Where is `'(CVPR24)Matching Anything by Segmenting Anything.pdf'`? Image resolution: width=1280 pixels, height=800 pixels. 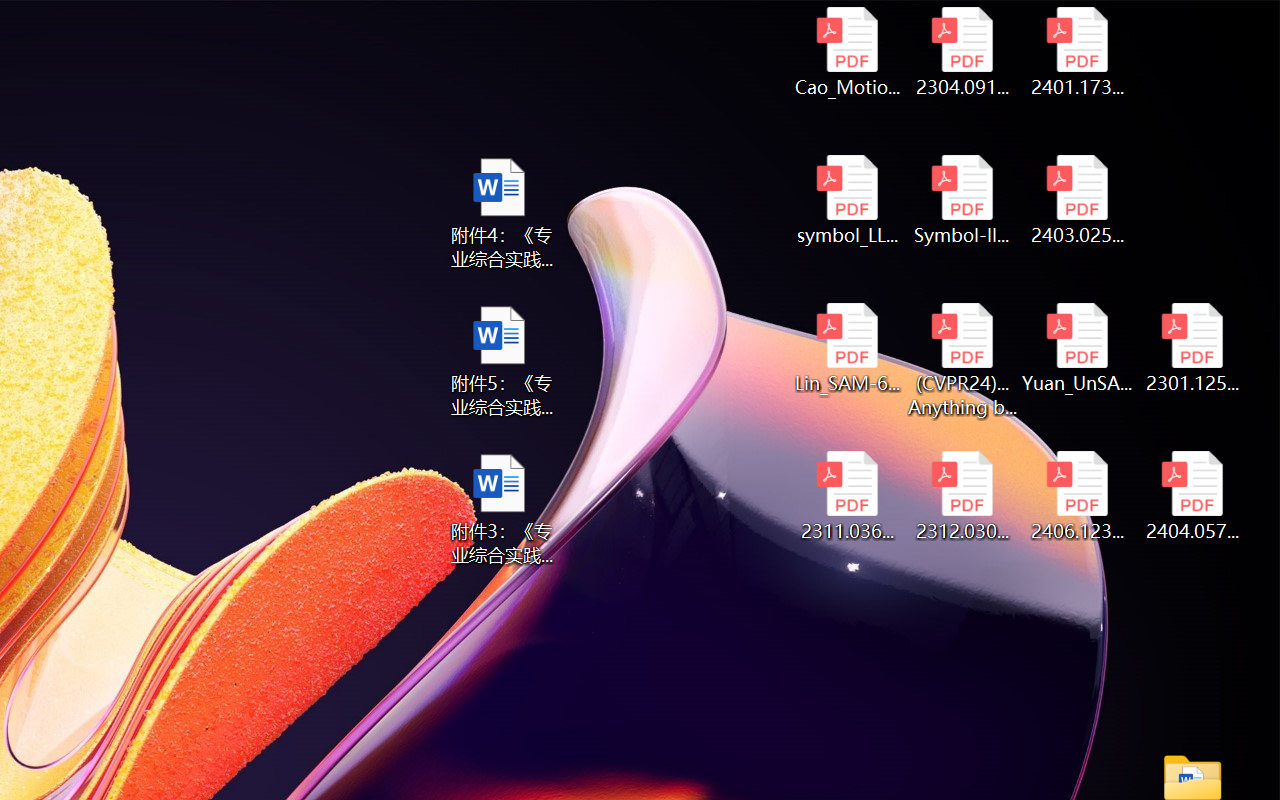
'(CVPR24)Matching Anything by Segmenting Anything.pdf' is located at coordinates (962, 360).